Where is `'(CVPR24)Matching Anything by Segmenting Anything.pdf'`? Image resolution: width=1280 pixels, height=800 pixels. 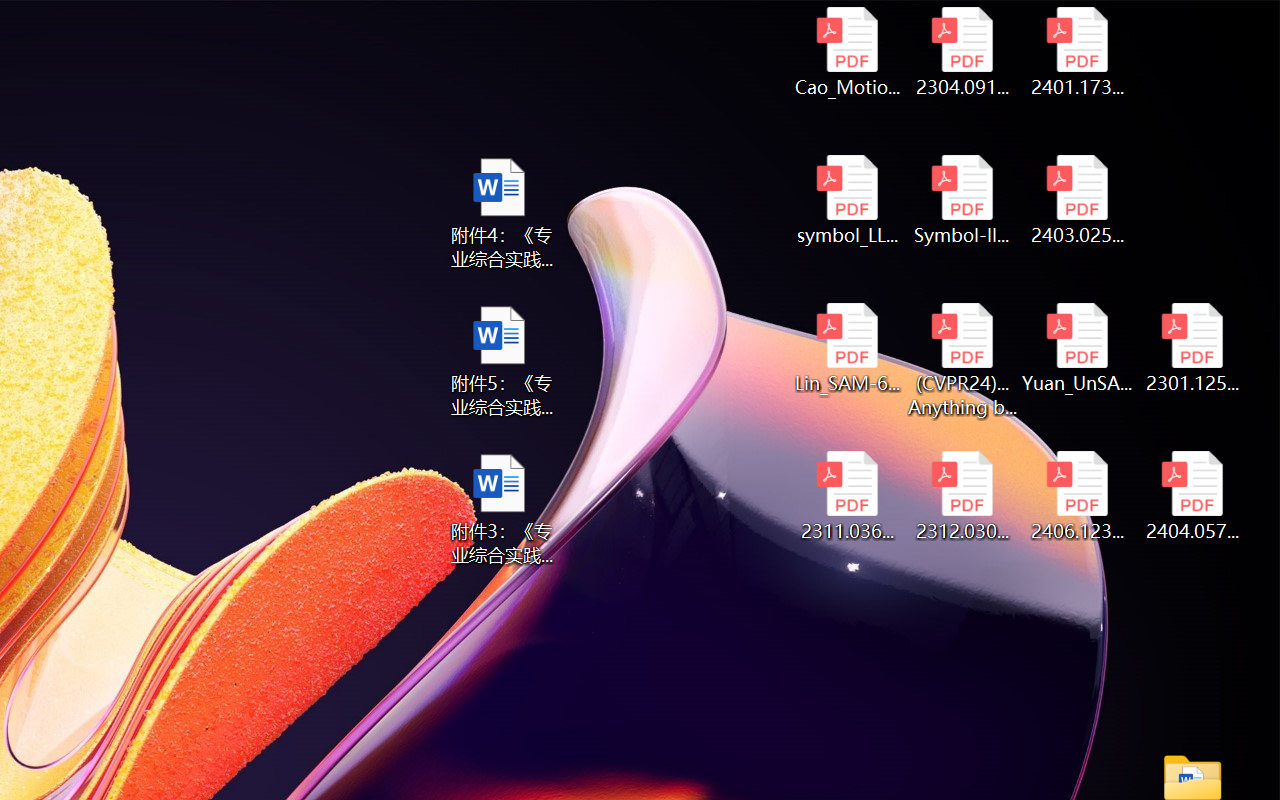
'(CVPR24)Matching Anything by Segmenting Anything.pdf' is located at coordinates (962, 360).